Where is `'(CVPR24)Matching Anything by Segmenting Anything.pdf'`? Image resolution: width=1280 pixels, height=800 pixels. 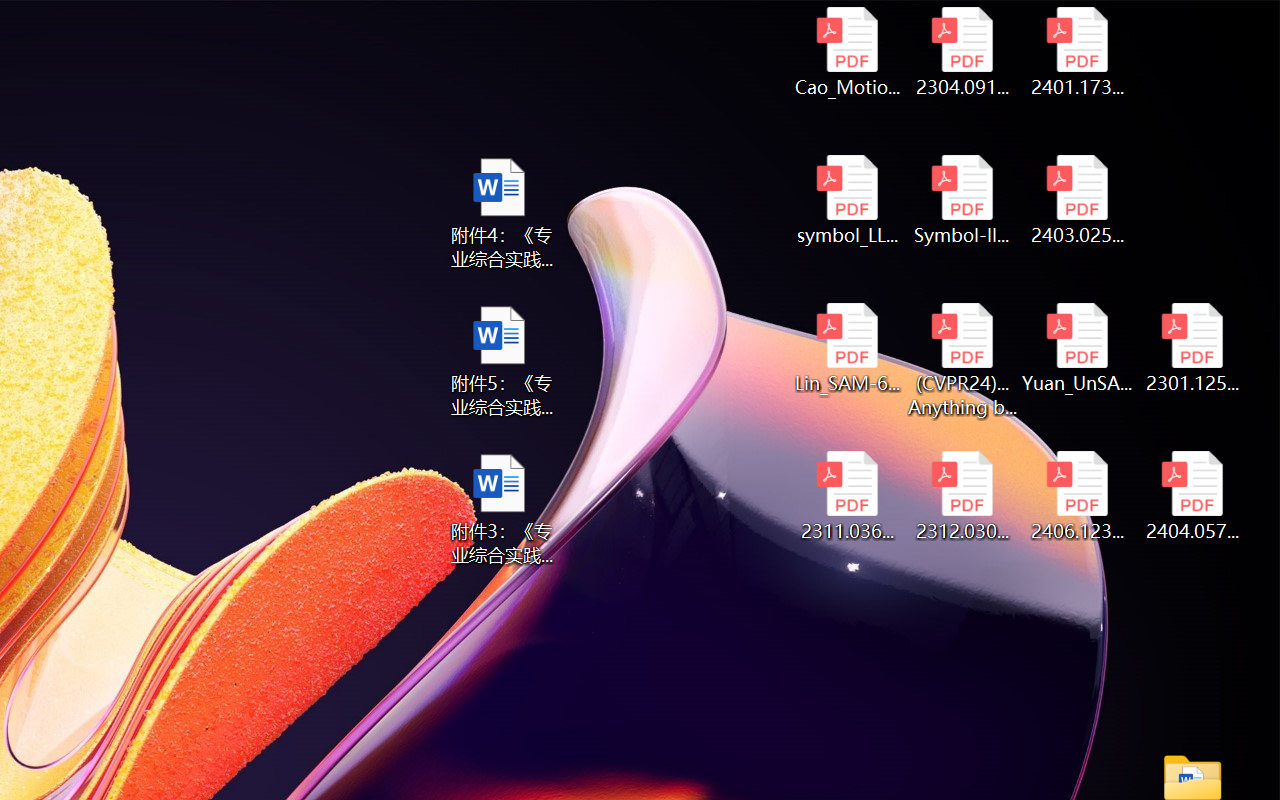
'(CVPR24)Matching Anything by Segmenting Anything.pdf' is located at coordinates (962, 360).